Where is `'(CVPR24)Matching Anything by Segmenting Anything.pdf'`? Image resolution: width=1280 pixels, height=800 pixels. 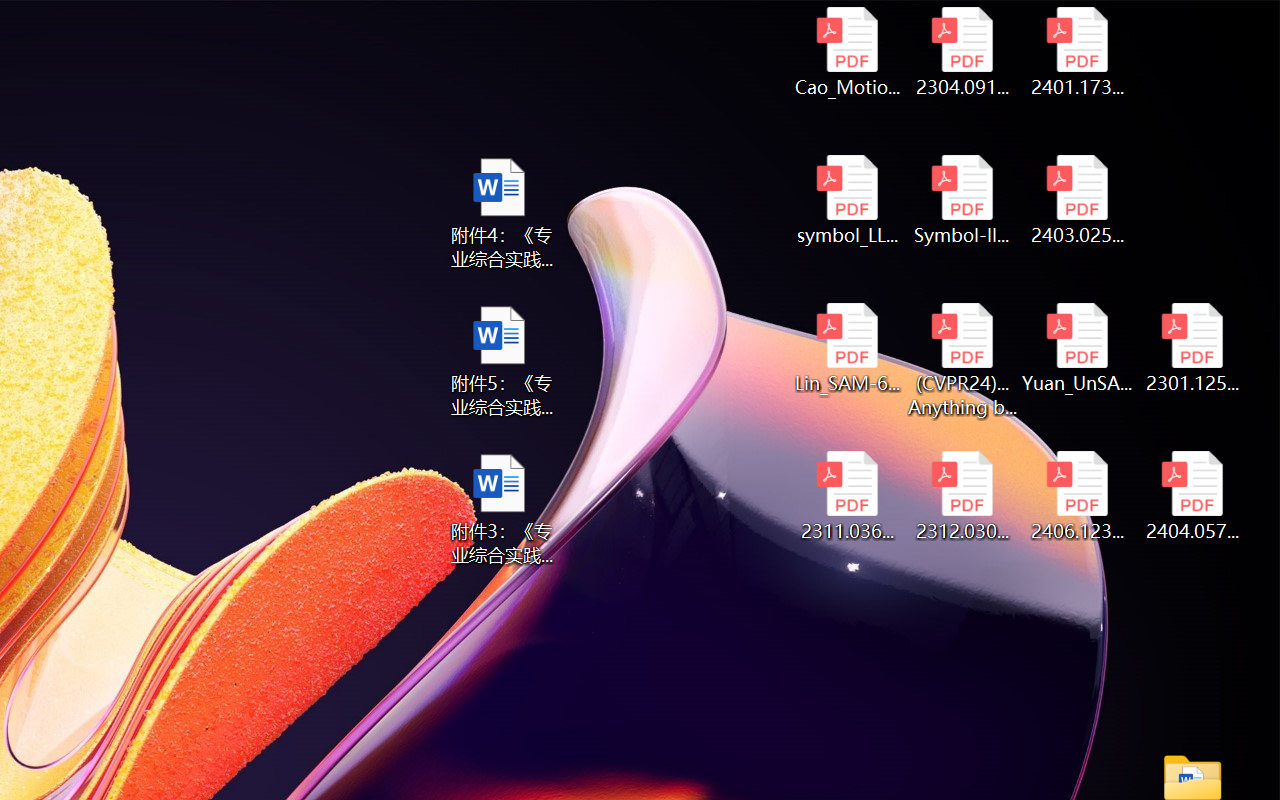
'(CVPR24)Matching Anything by Segmenting Anything.pdf' is located at coordinates (962, 360).